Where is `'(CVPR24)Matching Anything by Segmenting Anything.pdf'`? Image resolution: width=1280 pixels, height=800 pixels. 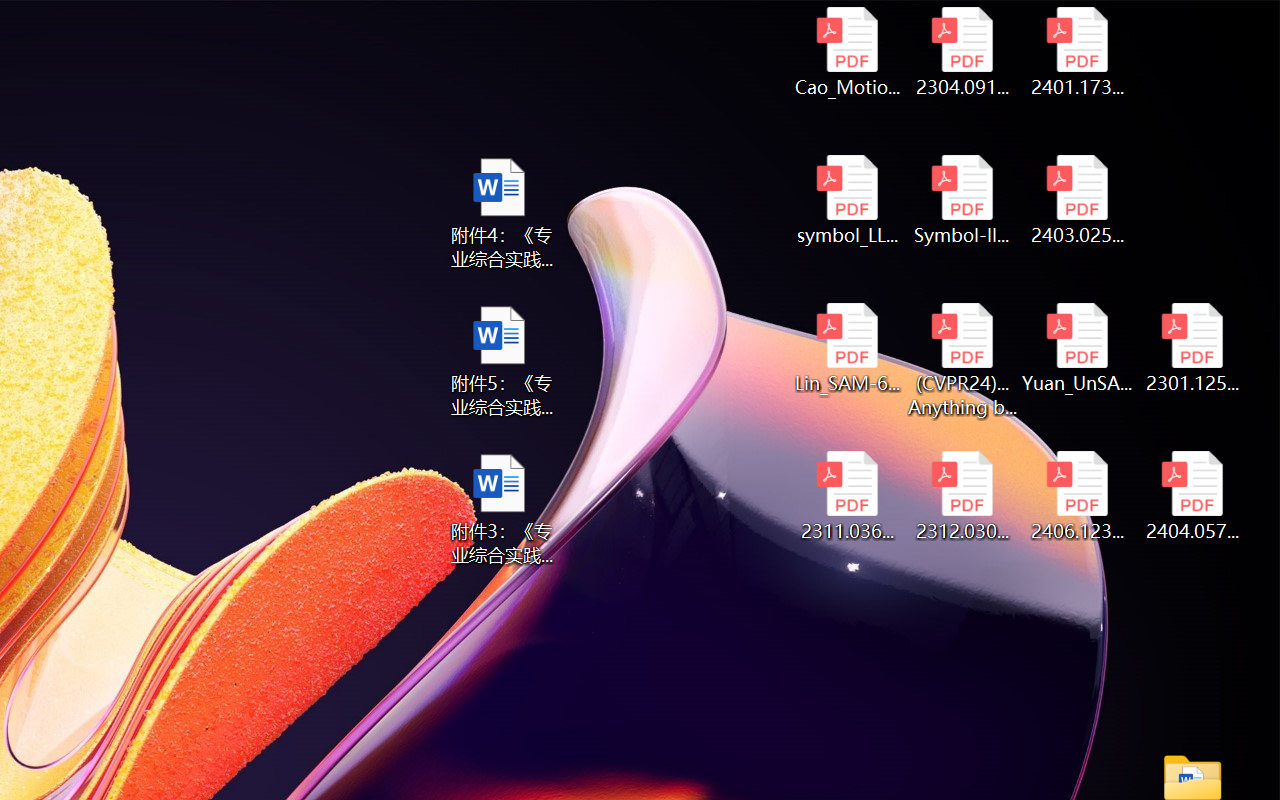
'(CVPR24)Matching Anything by Segmenting Anything.pdf' is located at coordinates (962, 360).